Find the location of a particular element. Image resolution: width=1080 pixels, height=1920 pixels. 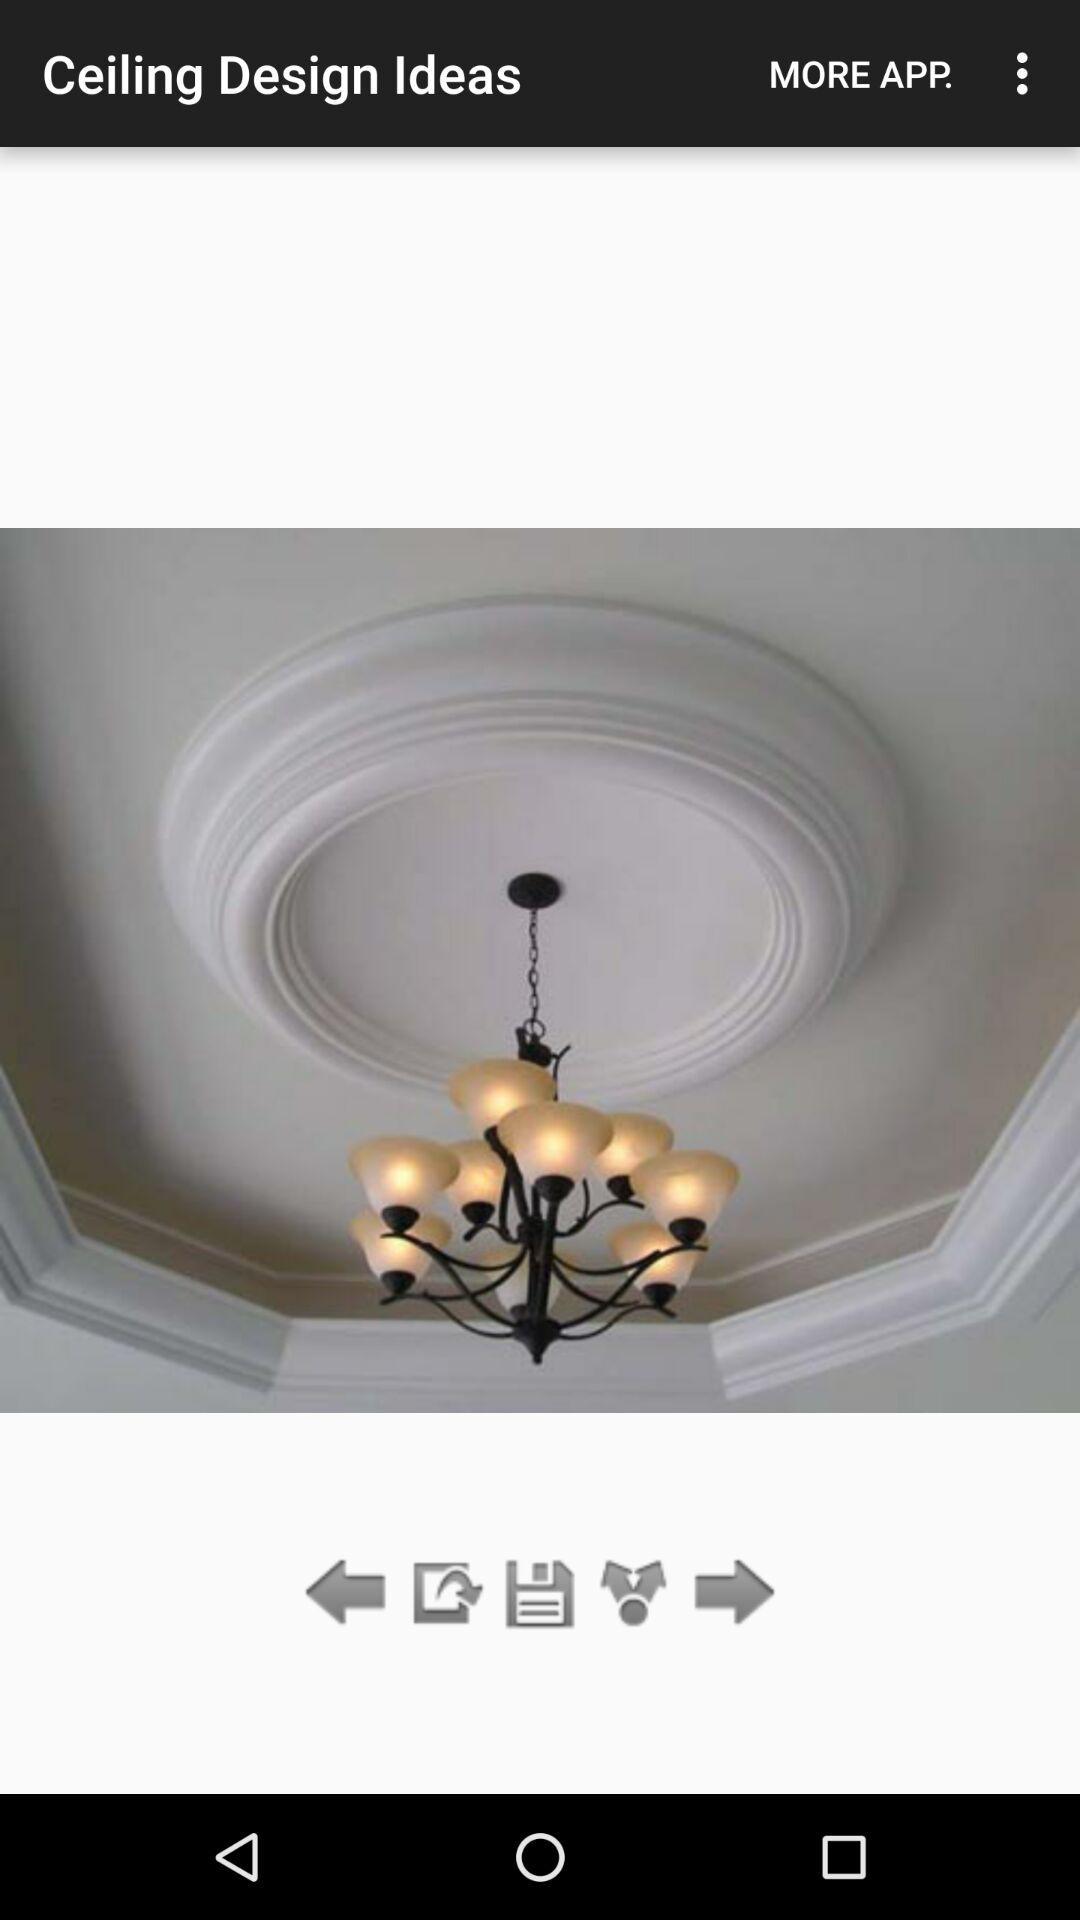

the share icon is located at coordinates (634, 1593).